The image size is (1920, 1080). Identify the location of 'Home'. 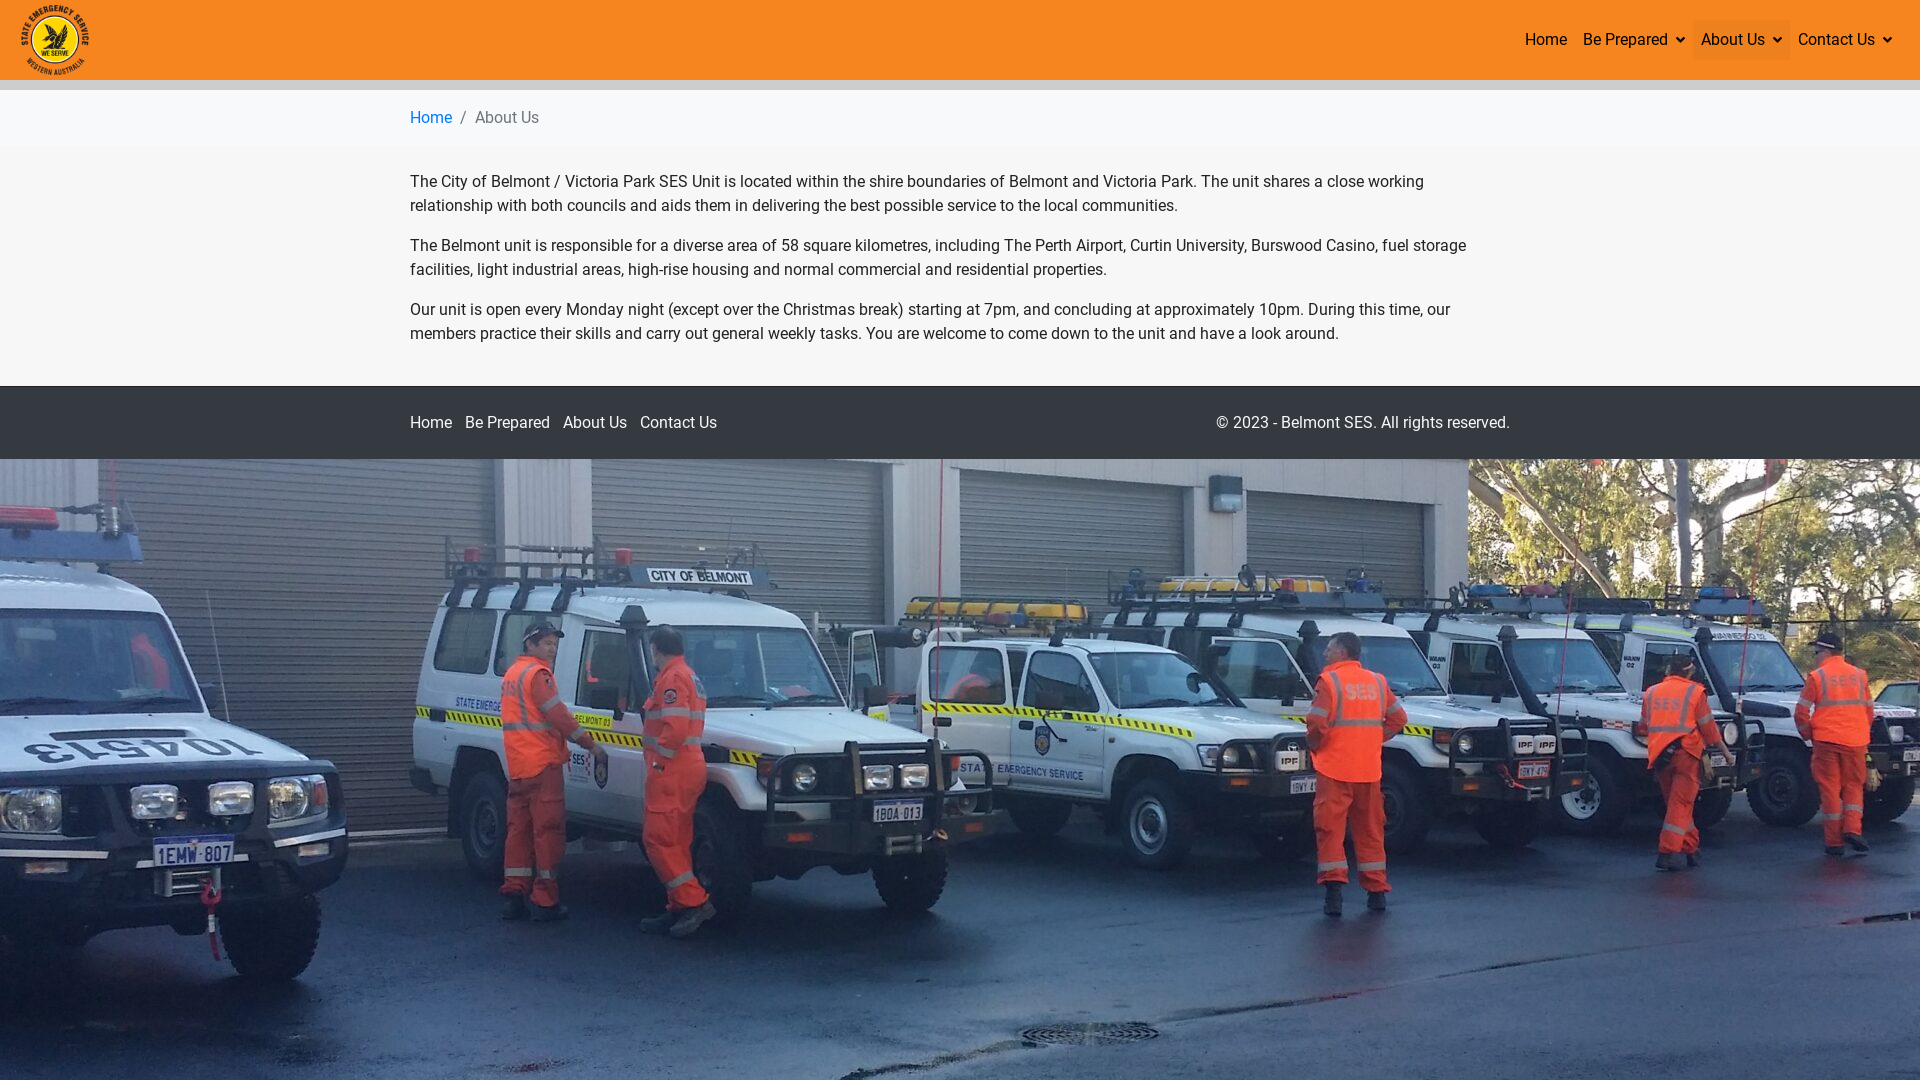
(1544, 39).